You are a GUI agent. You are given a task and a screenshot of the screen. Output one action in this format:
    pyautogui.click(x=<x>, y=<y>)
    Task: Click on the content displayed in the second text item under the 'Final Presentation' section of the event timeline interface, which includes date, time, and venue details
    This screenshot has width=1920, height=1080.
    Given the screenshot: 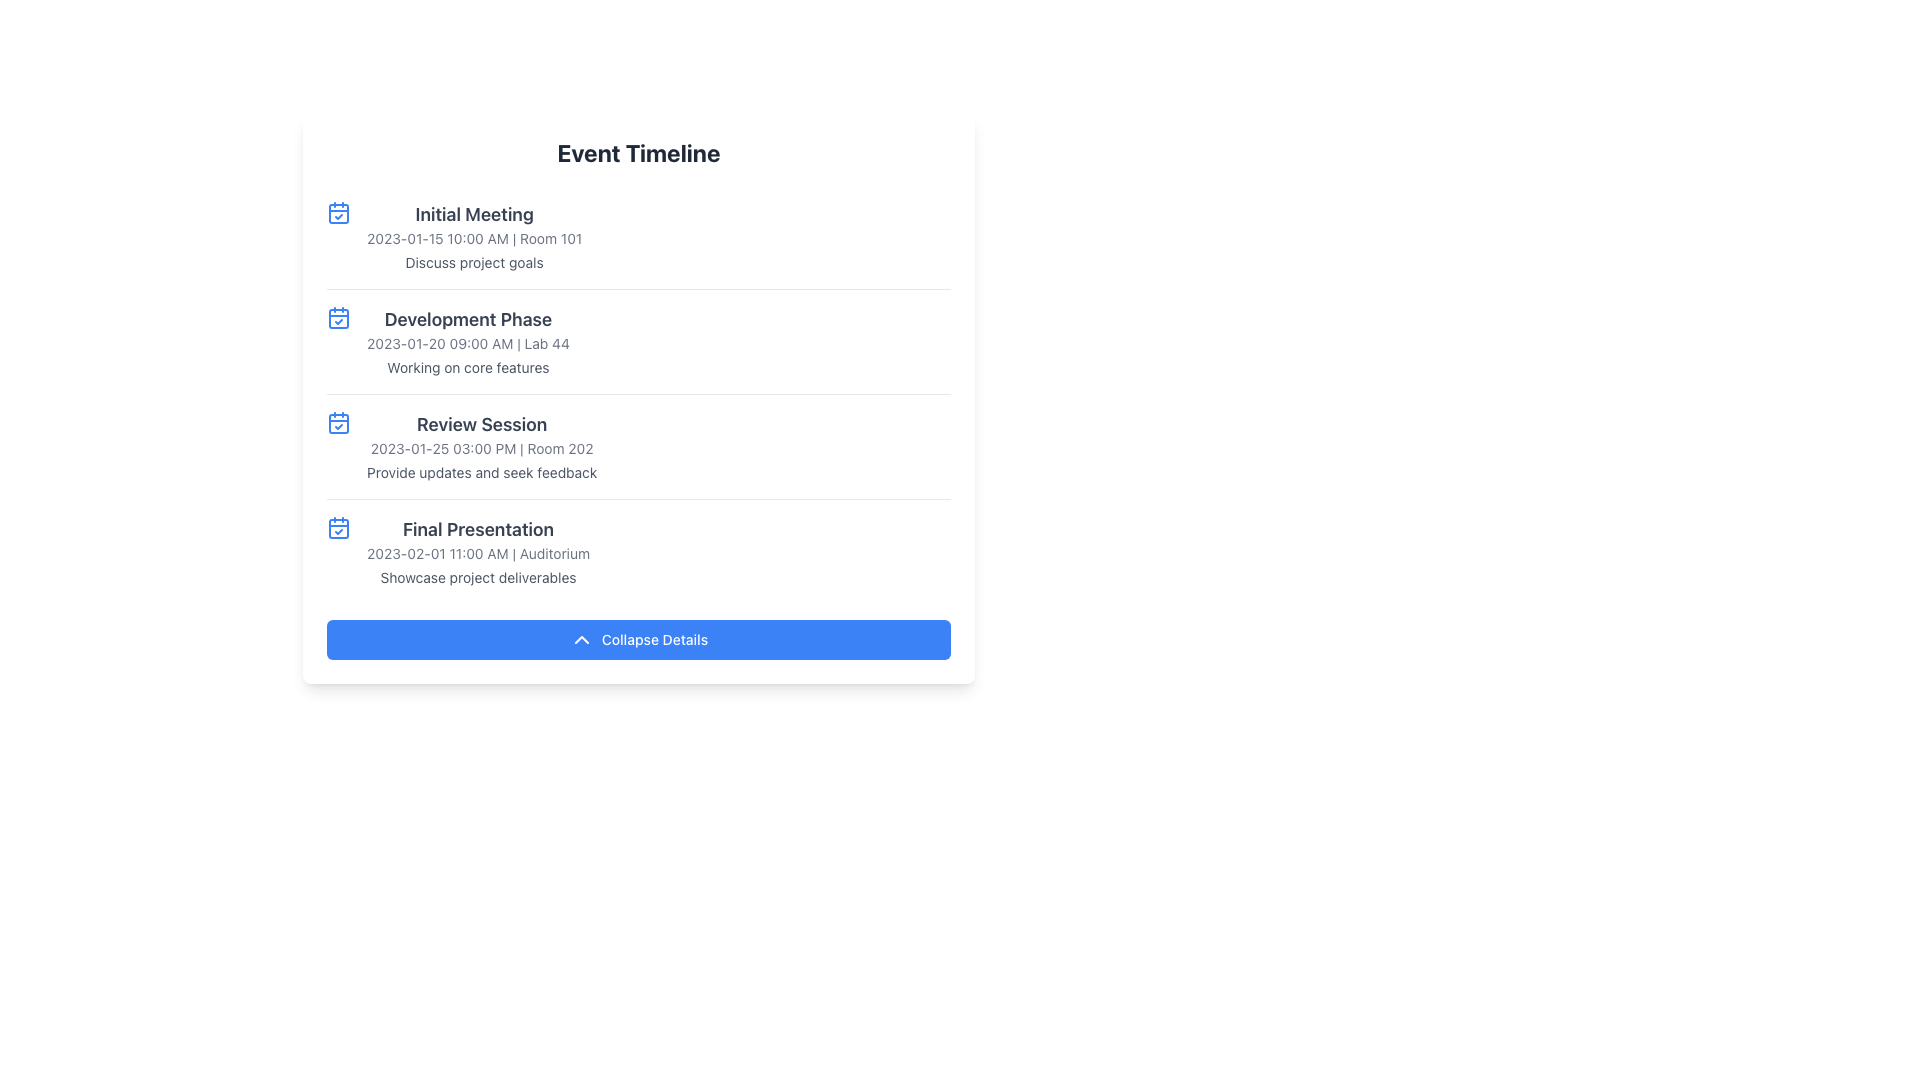 What is the action you would take?
    pyautogui.click(x=477, y=554)
    